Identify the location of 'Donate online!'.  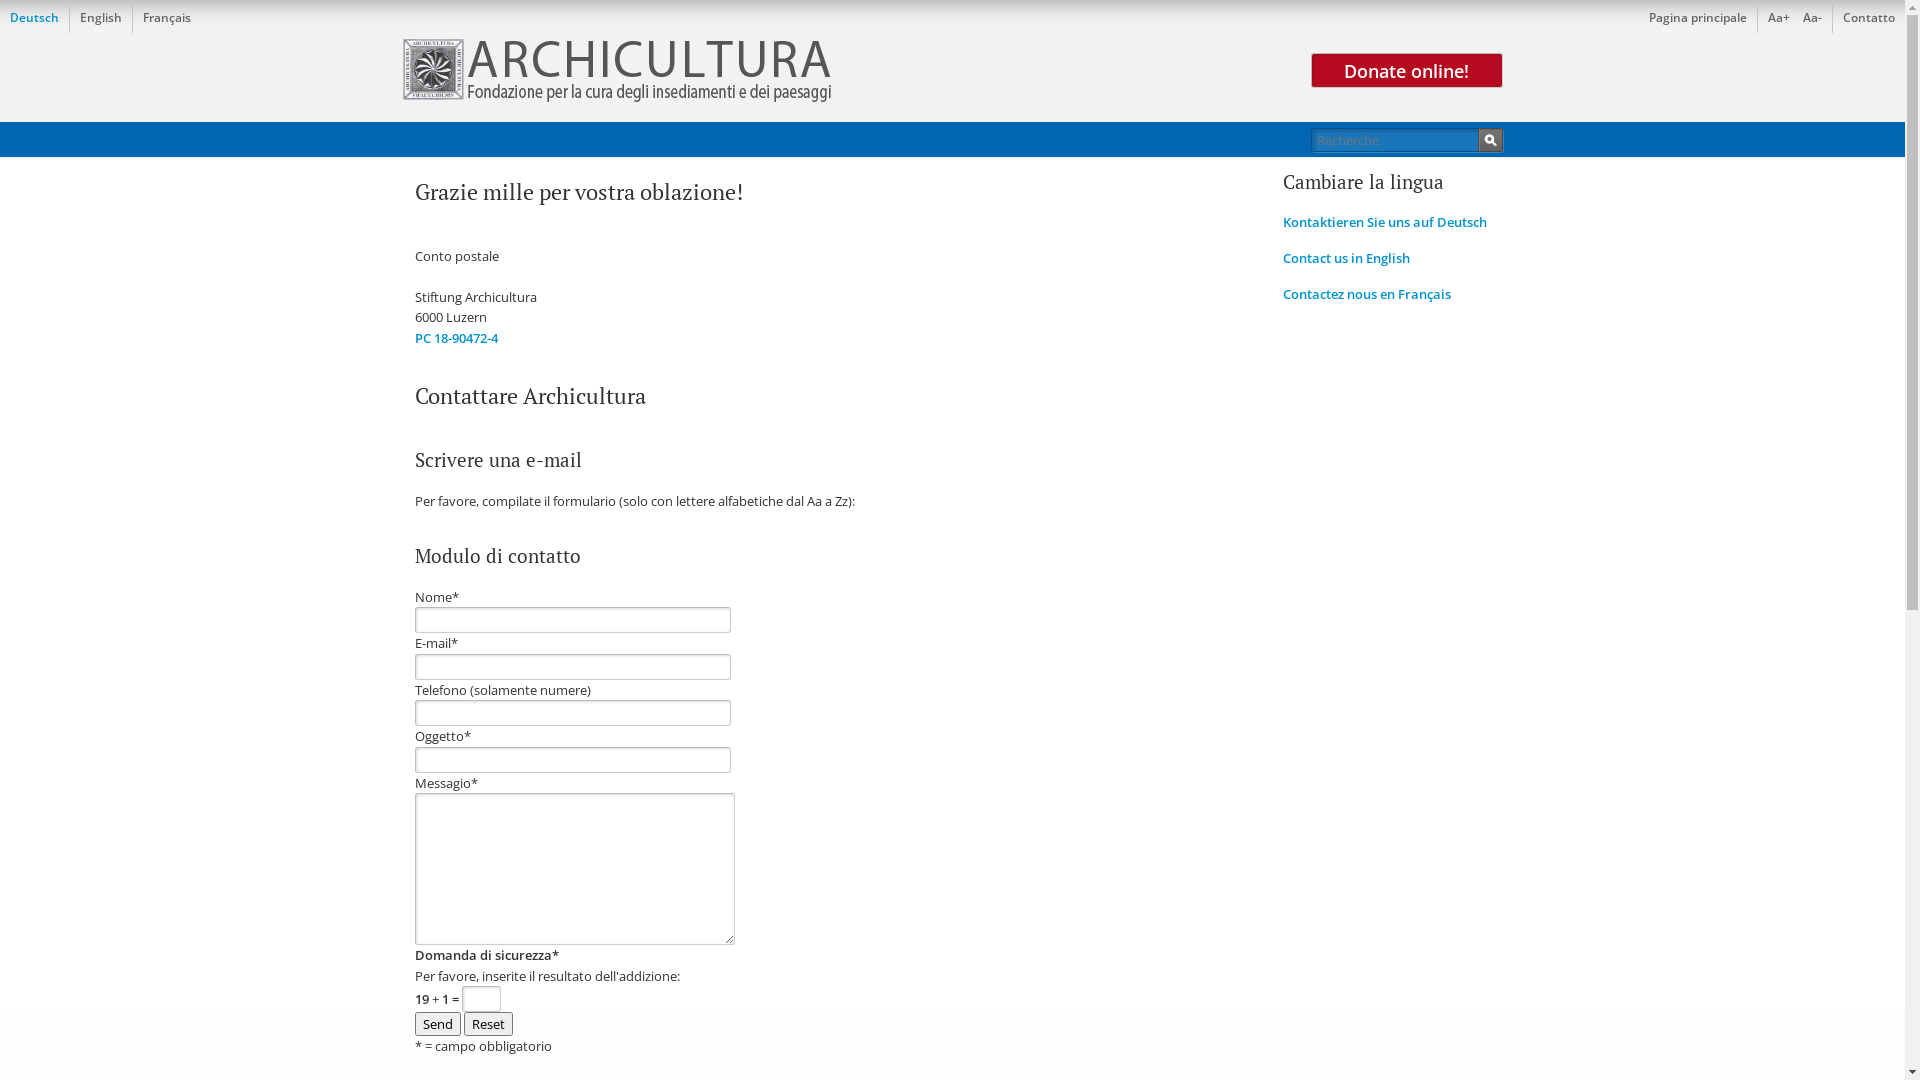
(1405, 69).